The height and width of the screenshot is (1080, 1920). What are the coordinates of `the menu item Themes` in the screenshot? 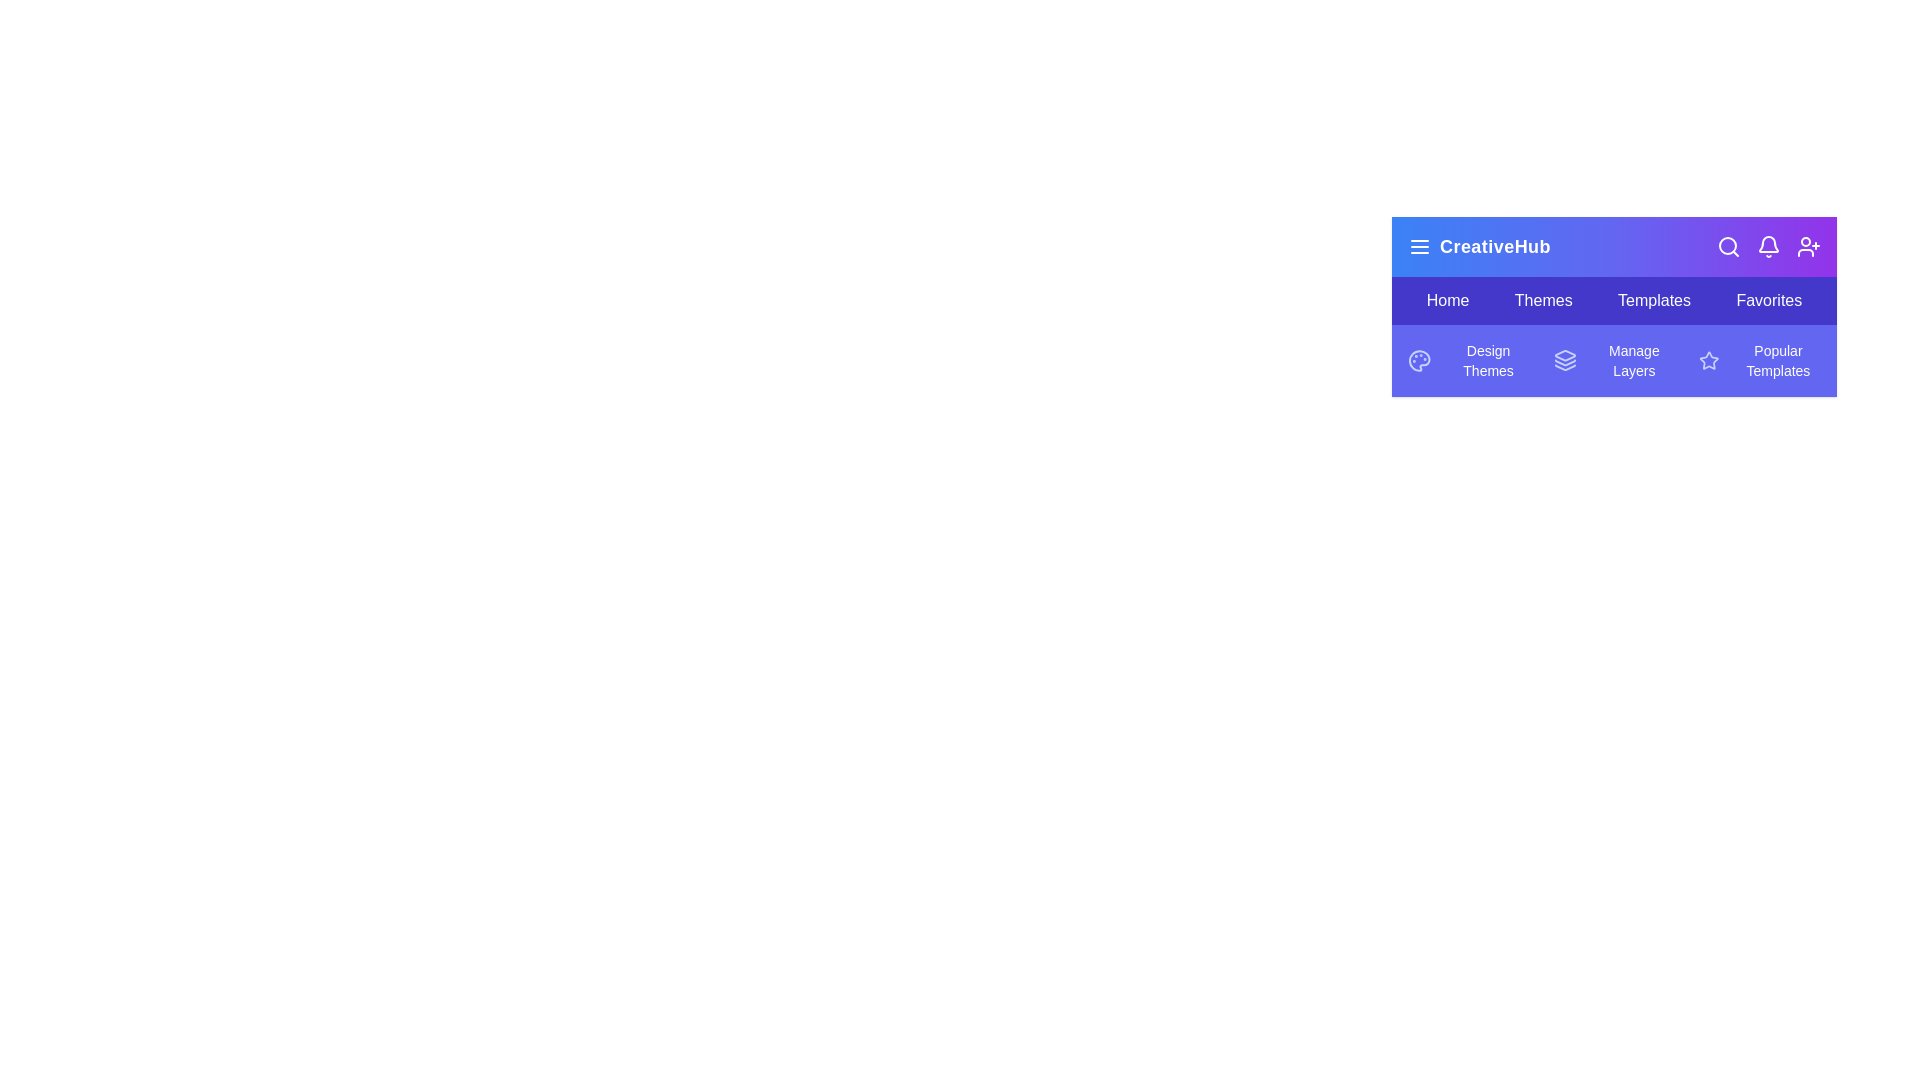 It's located at (1542, 300).